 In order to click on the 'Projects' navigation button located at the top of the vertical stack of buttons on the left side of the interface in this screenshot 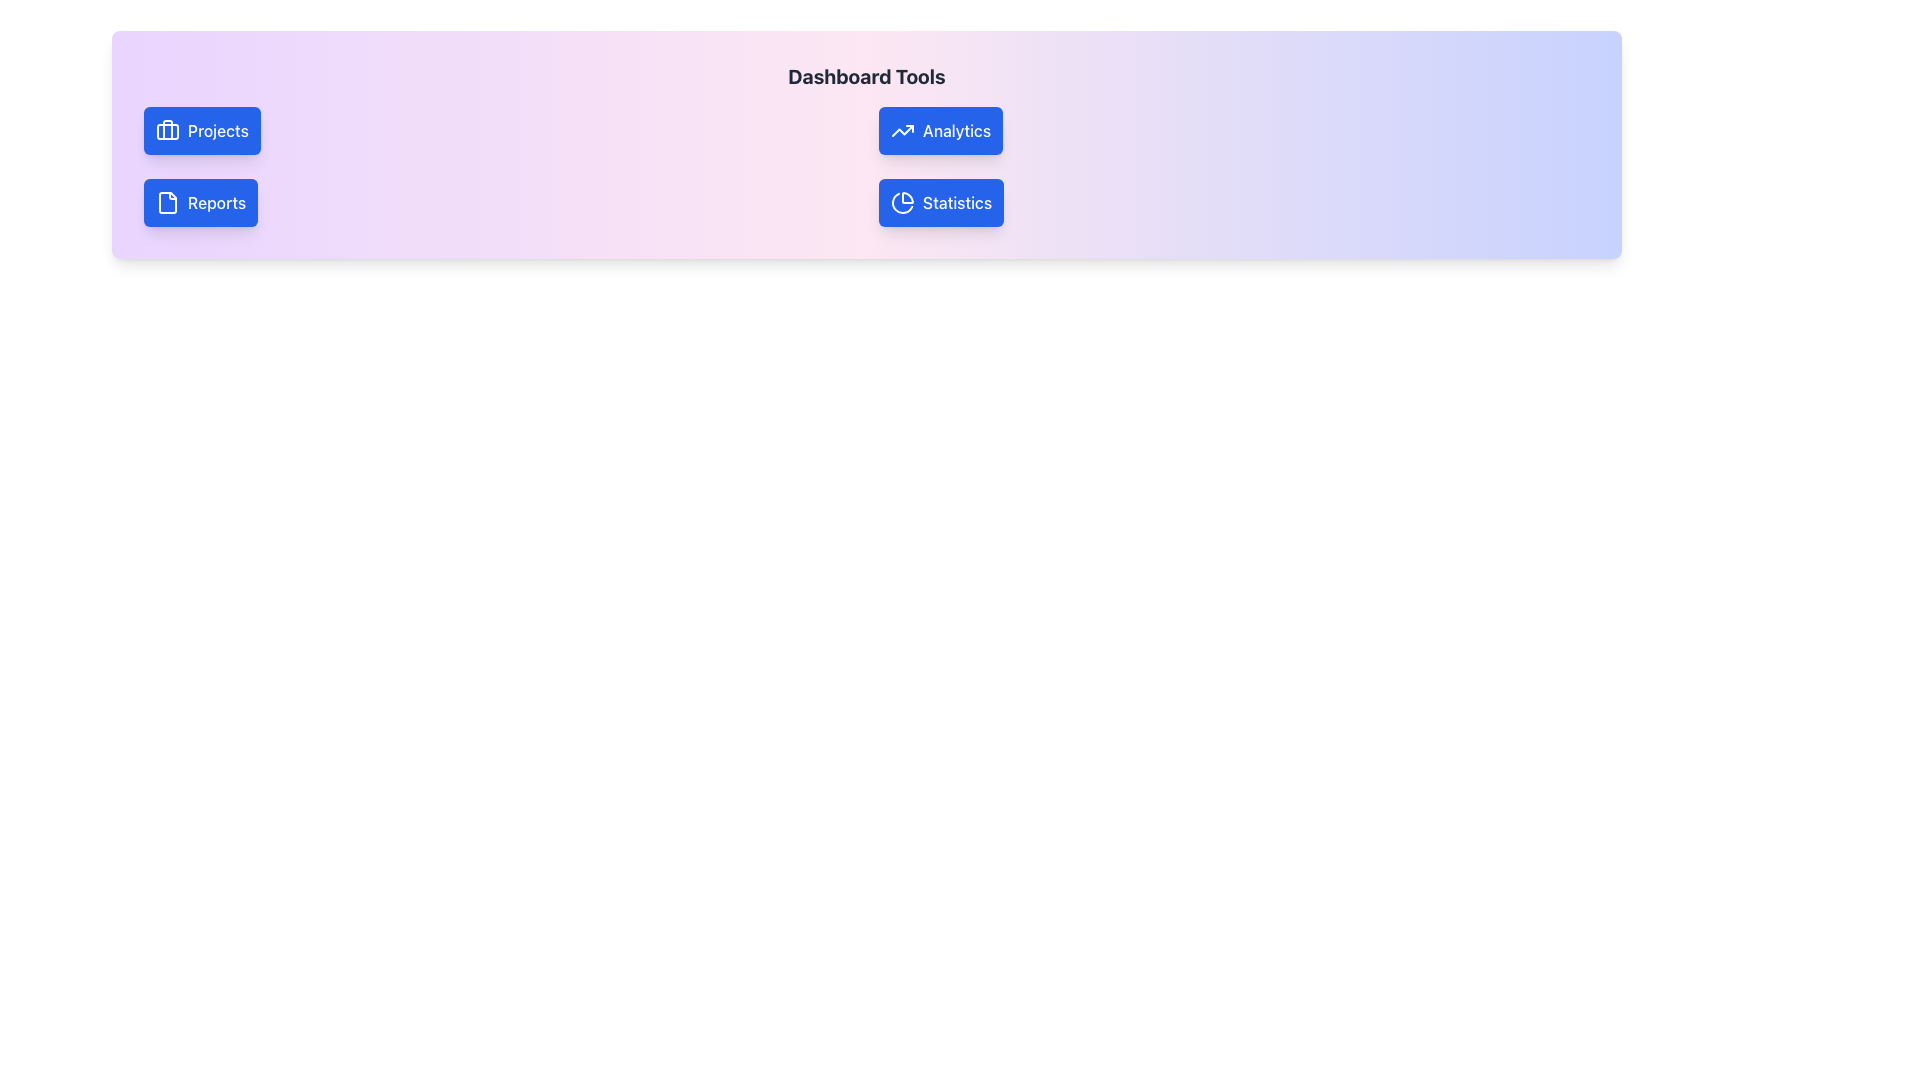, I will do `click(202, 131)`.